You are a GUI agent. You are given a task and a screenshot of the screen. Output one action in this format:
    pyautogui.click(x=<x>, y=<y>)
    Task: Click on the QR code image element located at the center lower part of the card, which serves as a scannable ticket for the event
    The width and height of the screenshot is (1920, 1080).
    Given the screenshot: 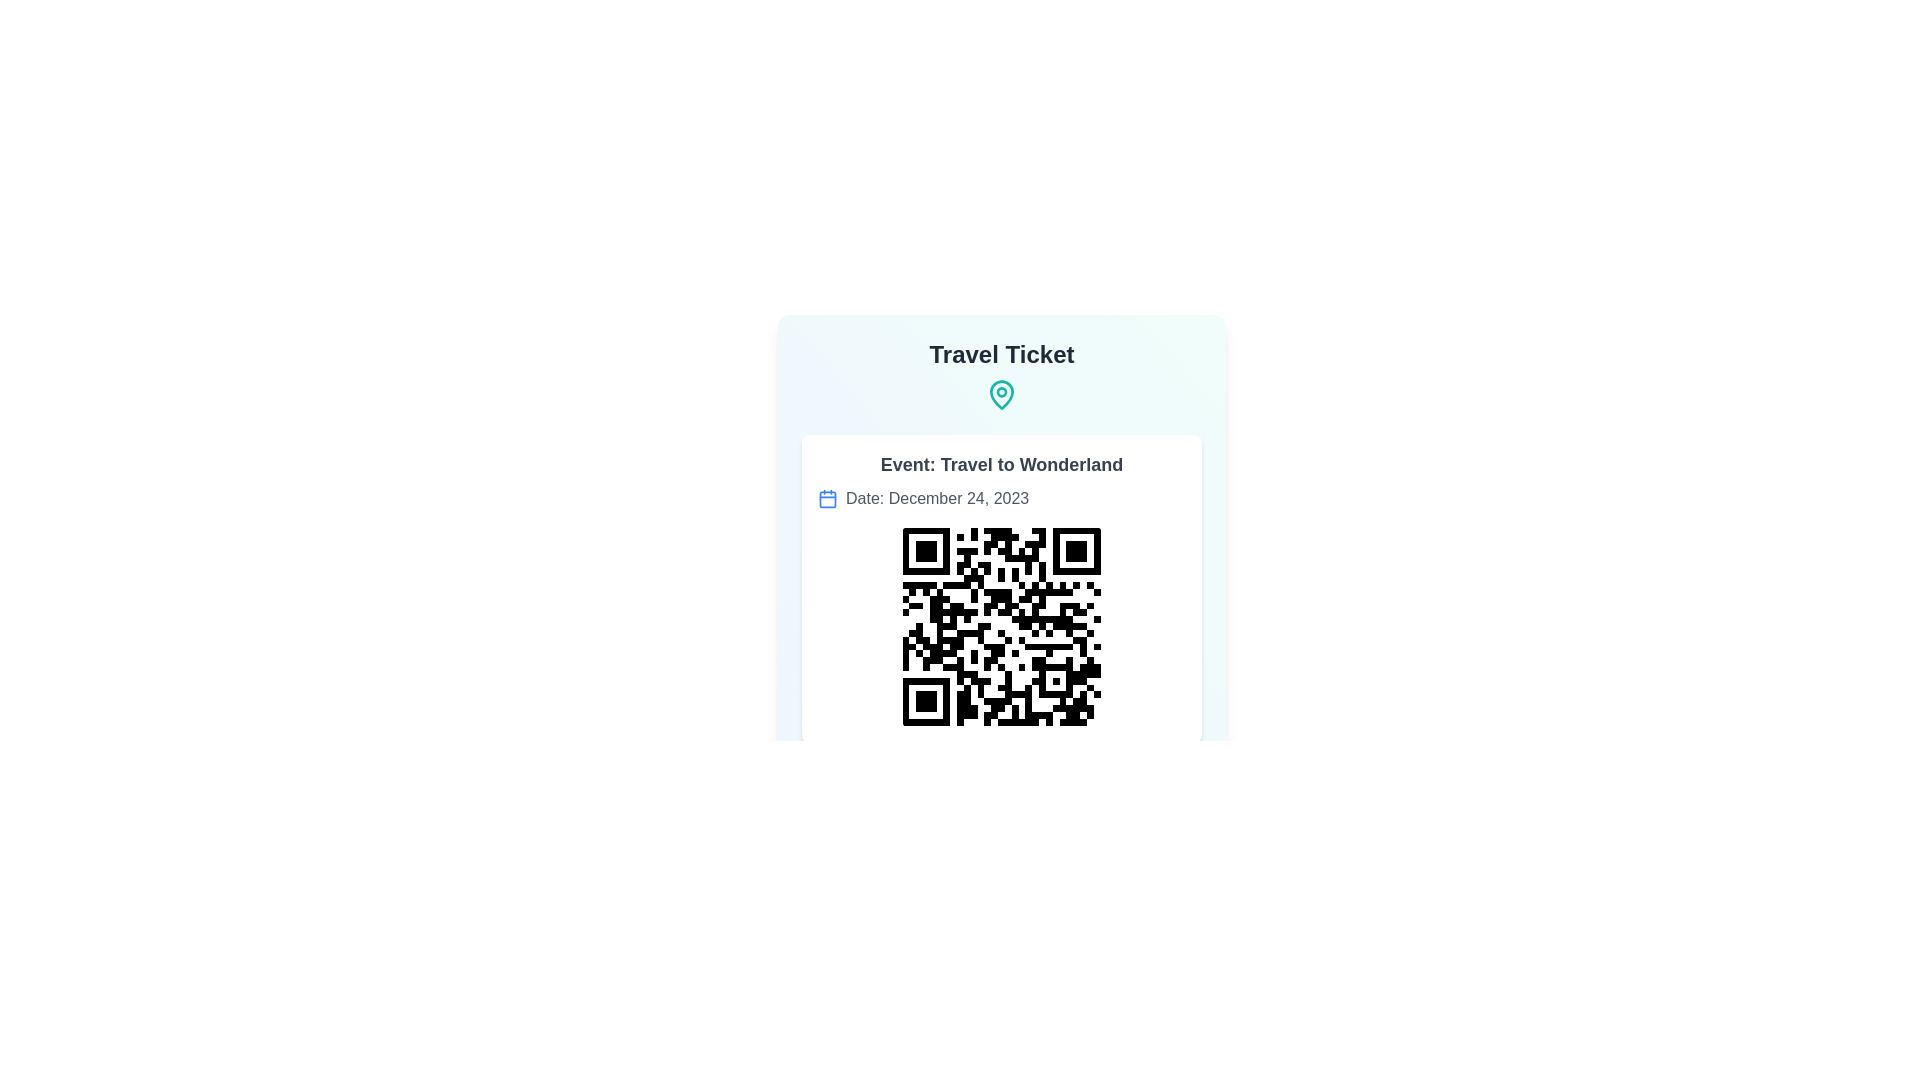 What is the action you would take?
    pyautogui.click(x=1002, y=626)
    